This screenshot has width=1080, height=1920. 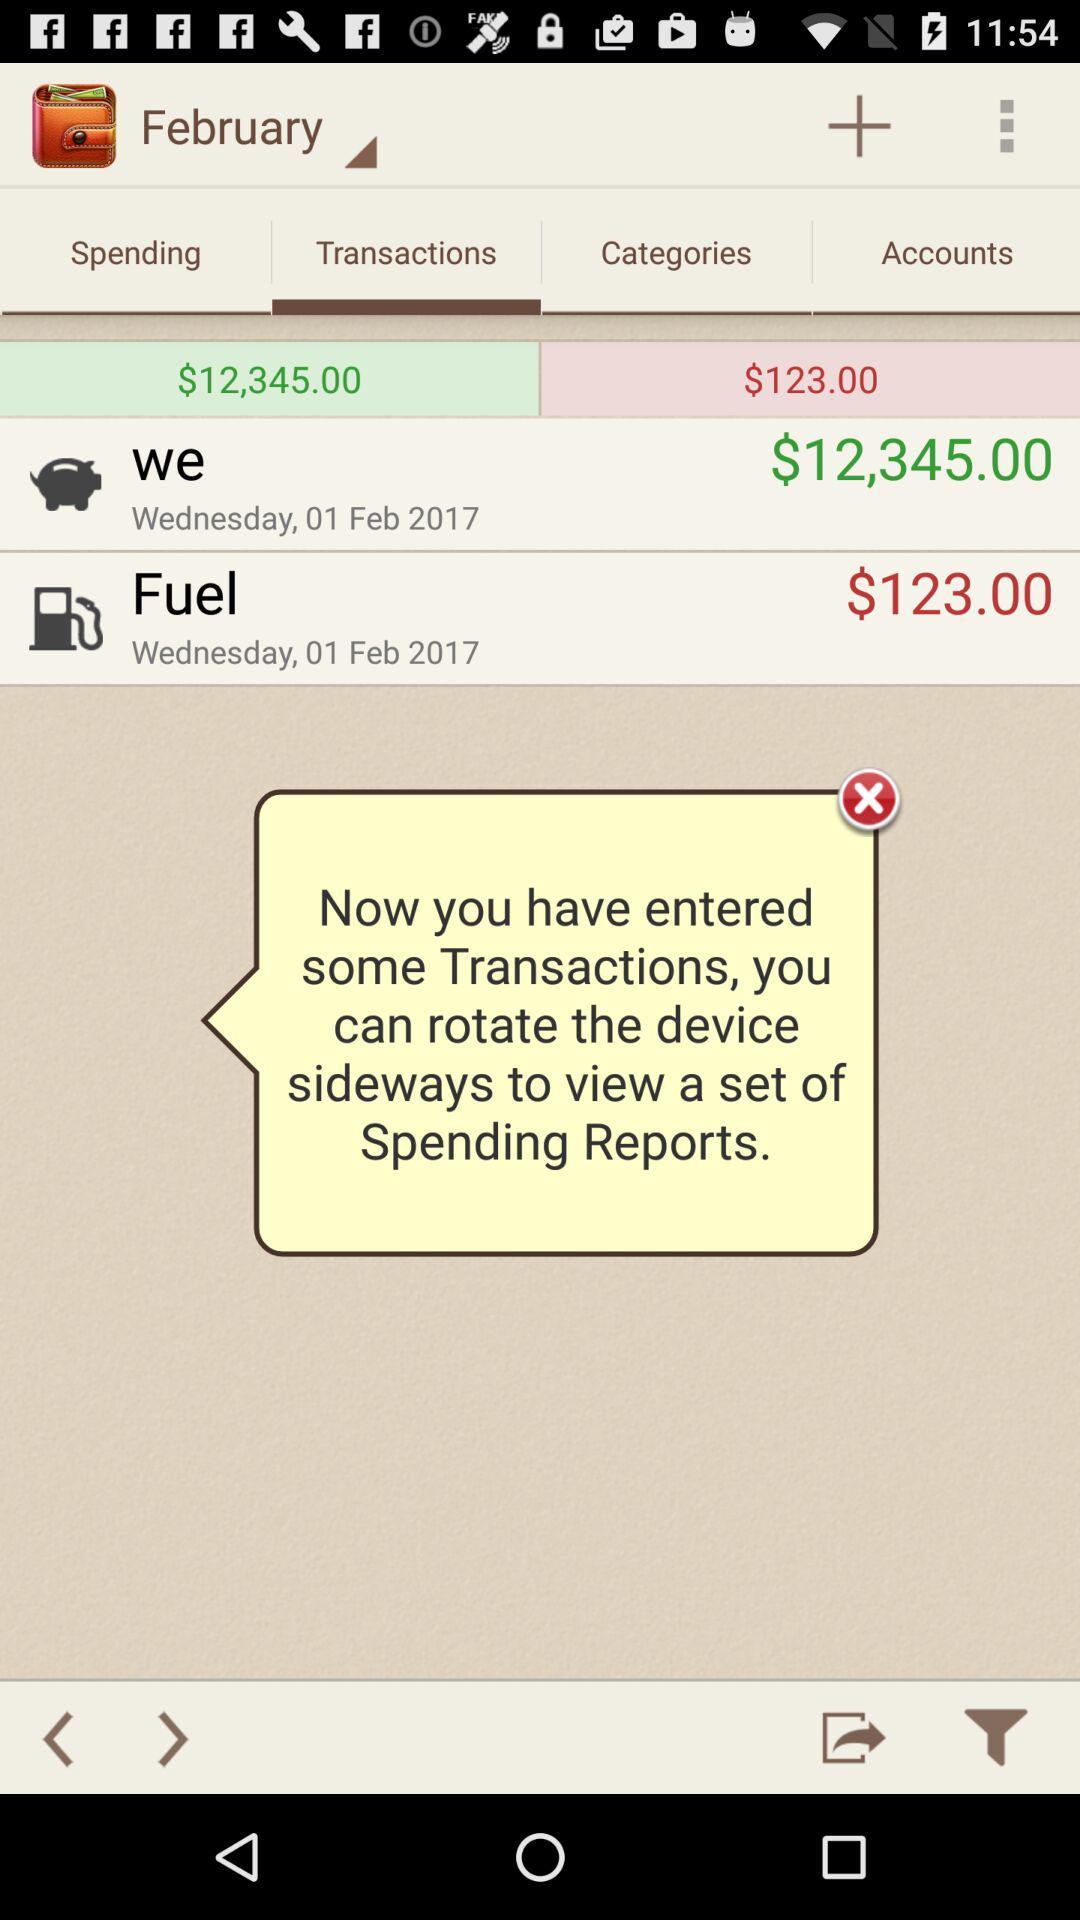 What do you see at coordinates (488, 590) in the screenshot?
I see `the item next to $123.00 icon` at bounding box center [488, 590].